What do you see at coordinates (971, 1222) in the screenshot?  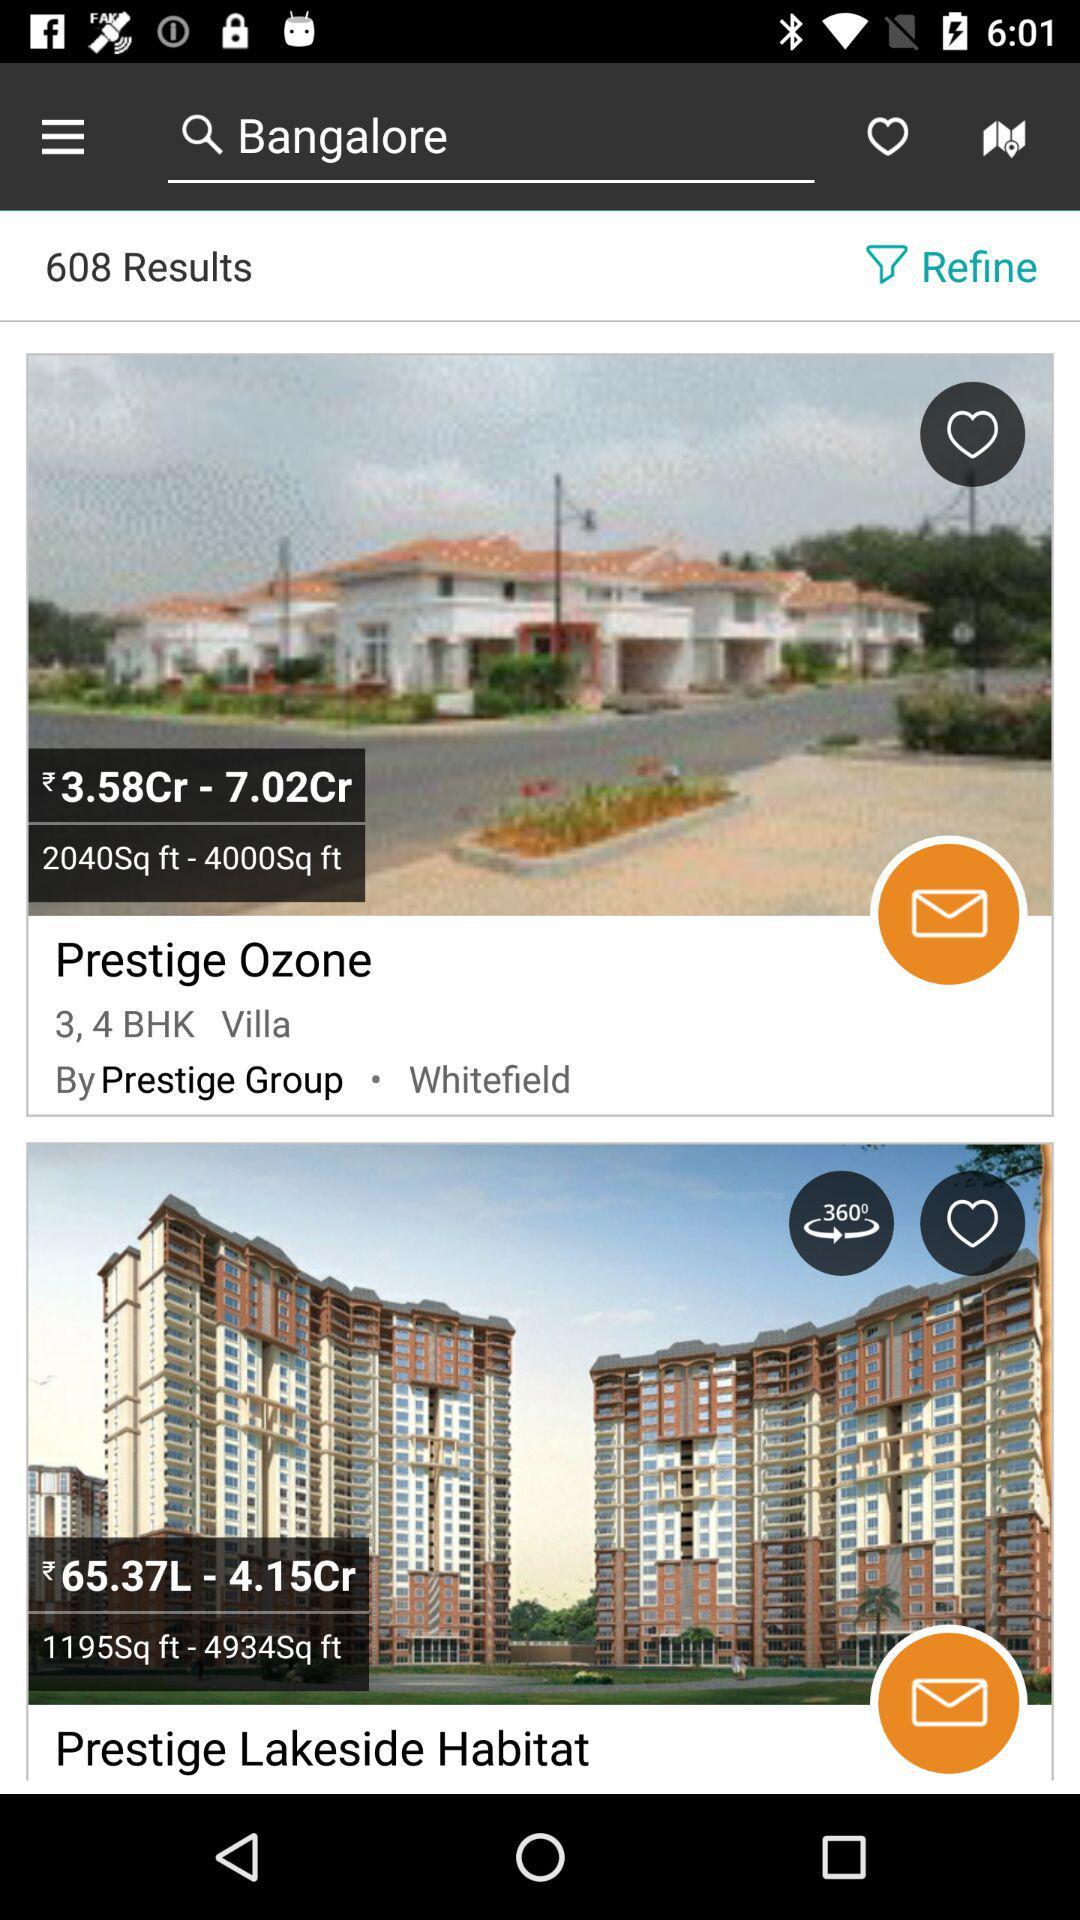 I see `like or favorite` at bounding box center [971, 1222].